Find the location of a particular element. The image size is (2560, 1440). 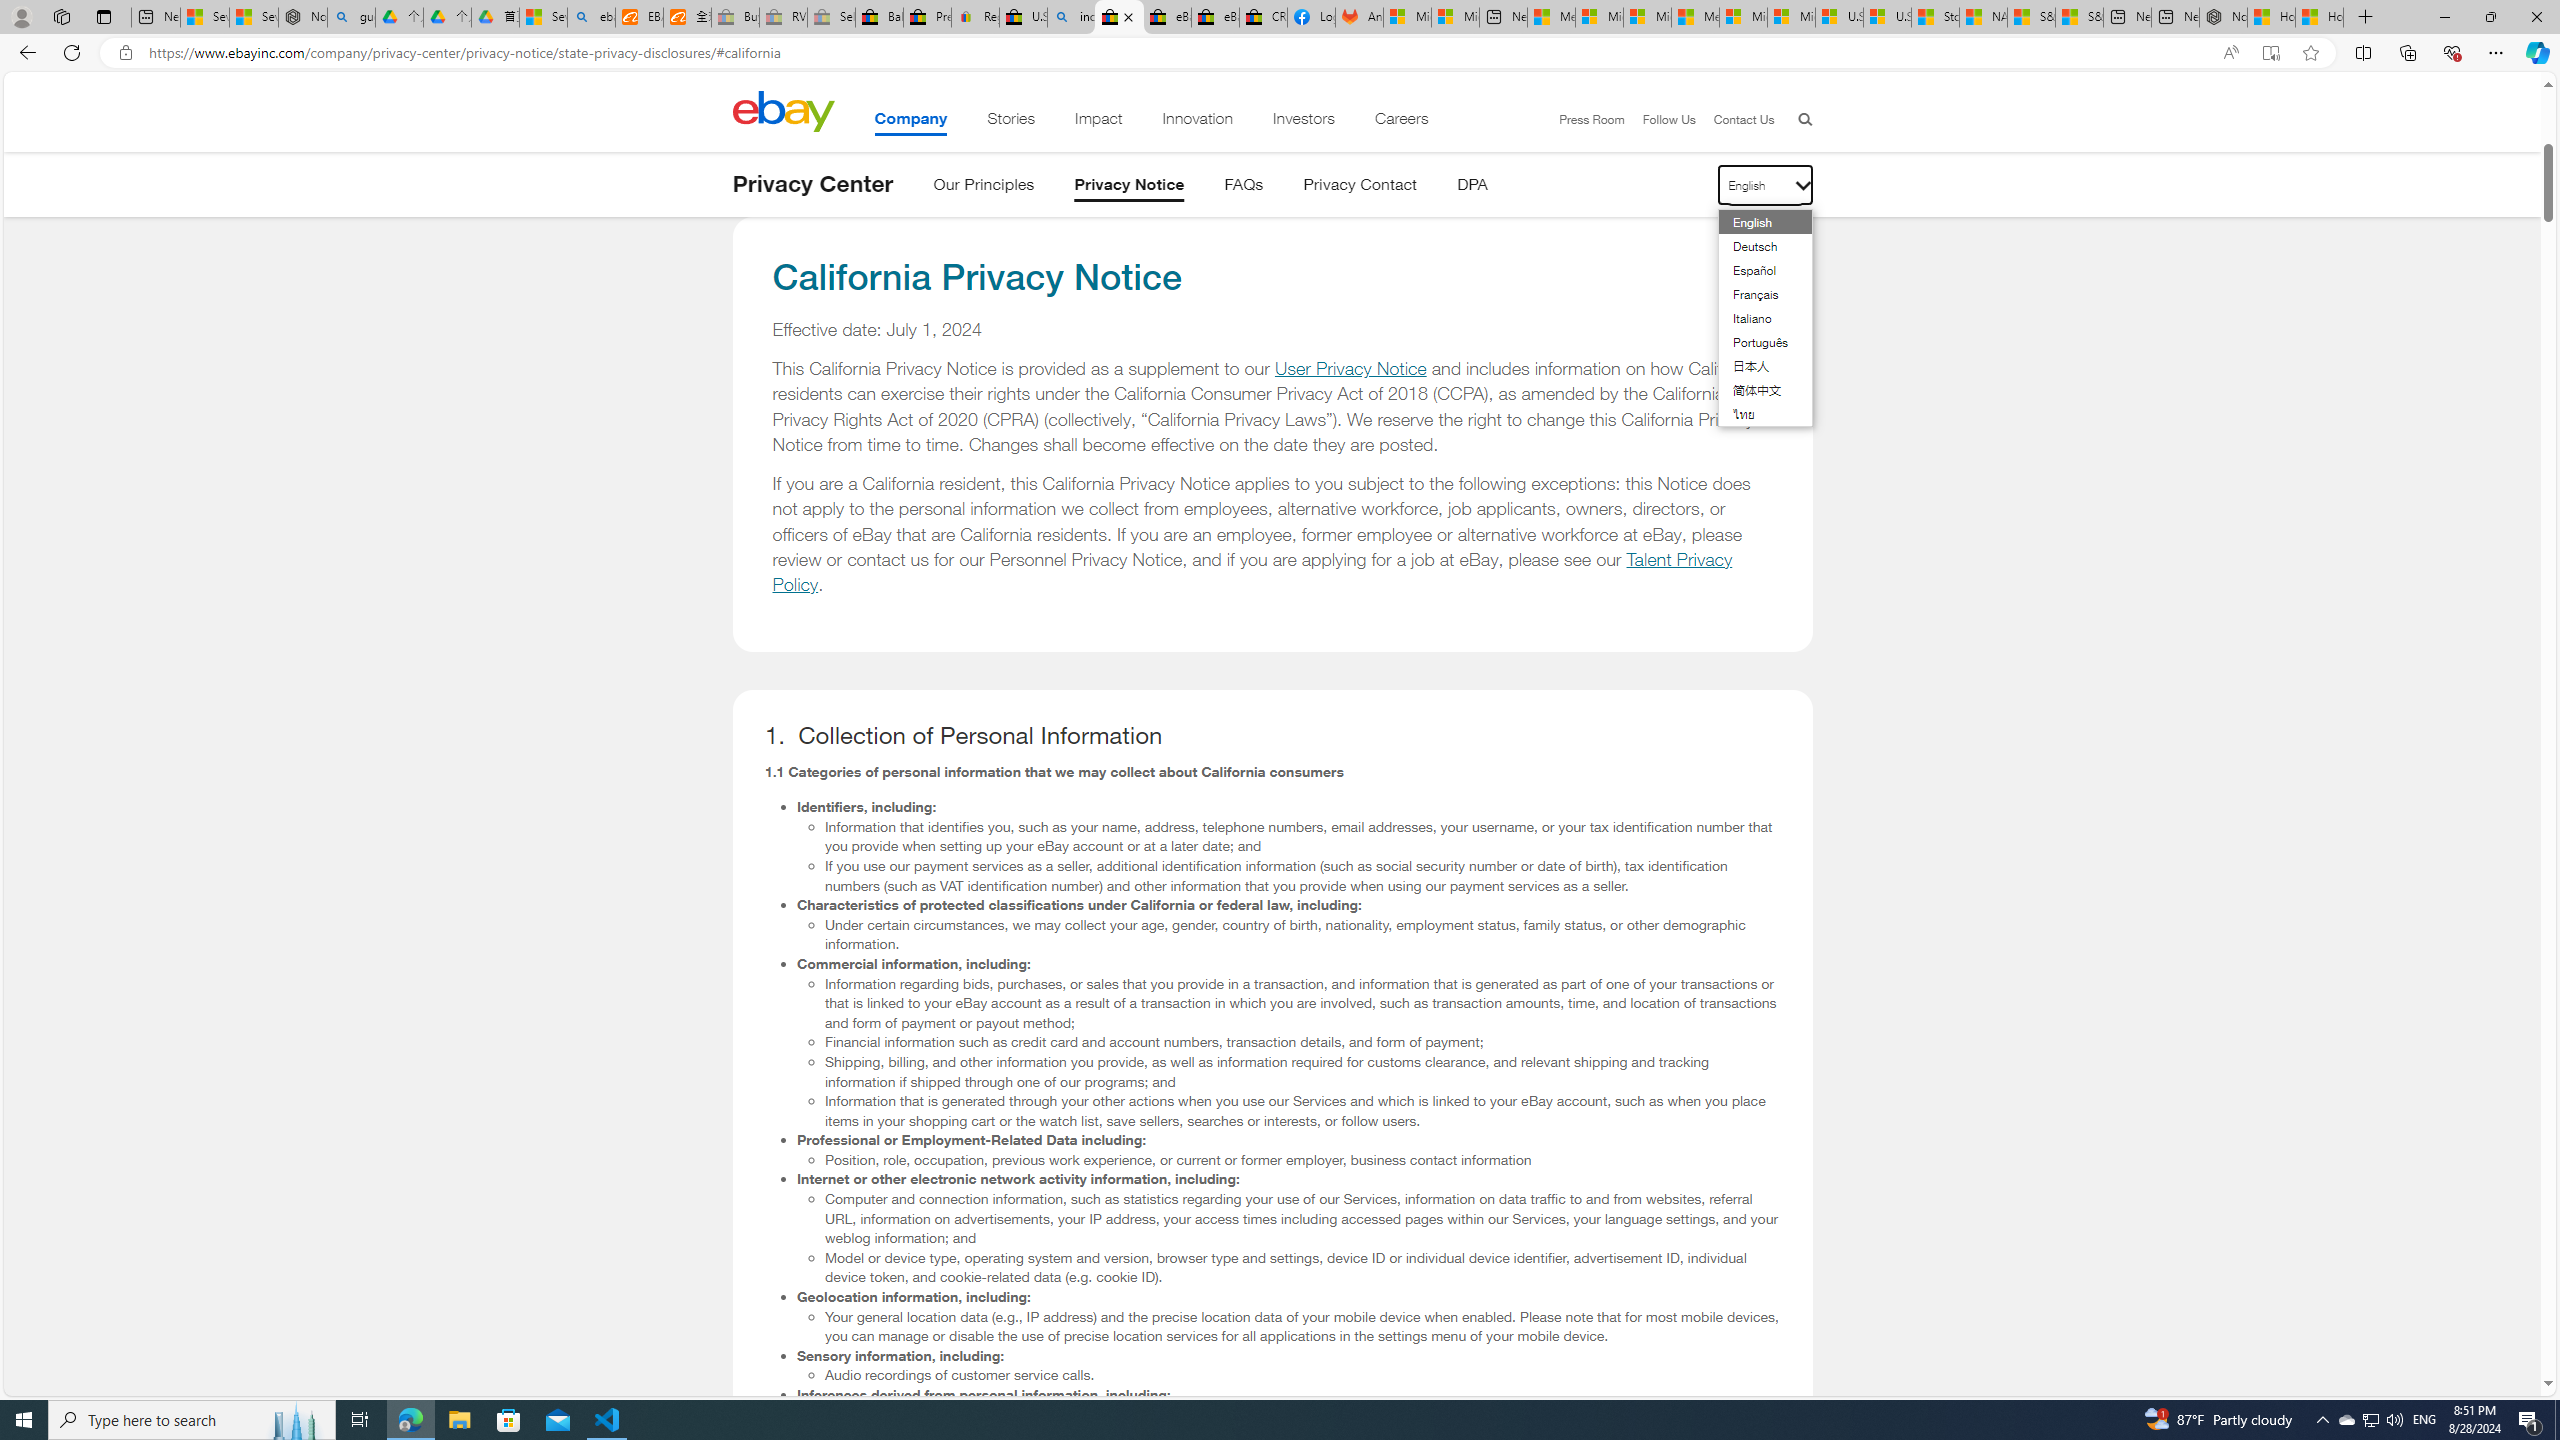

'Baby Keepsakes & Announcements for sale | eBay' is located at coordinates (879, 16).